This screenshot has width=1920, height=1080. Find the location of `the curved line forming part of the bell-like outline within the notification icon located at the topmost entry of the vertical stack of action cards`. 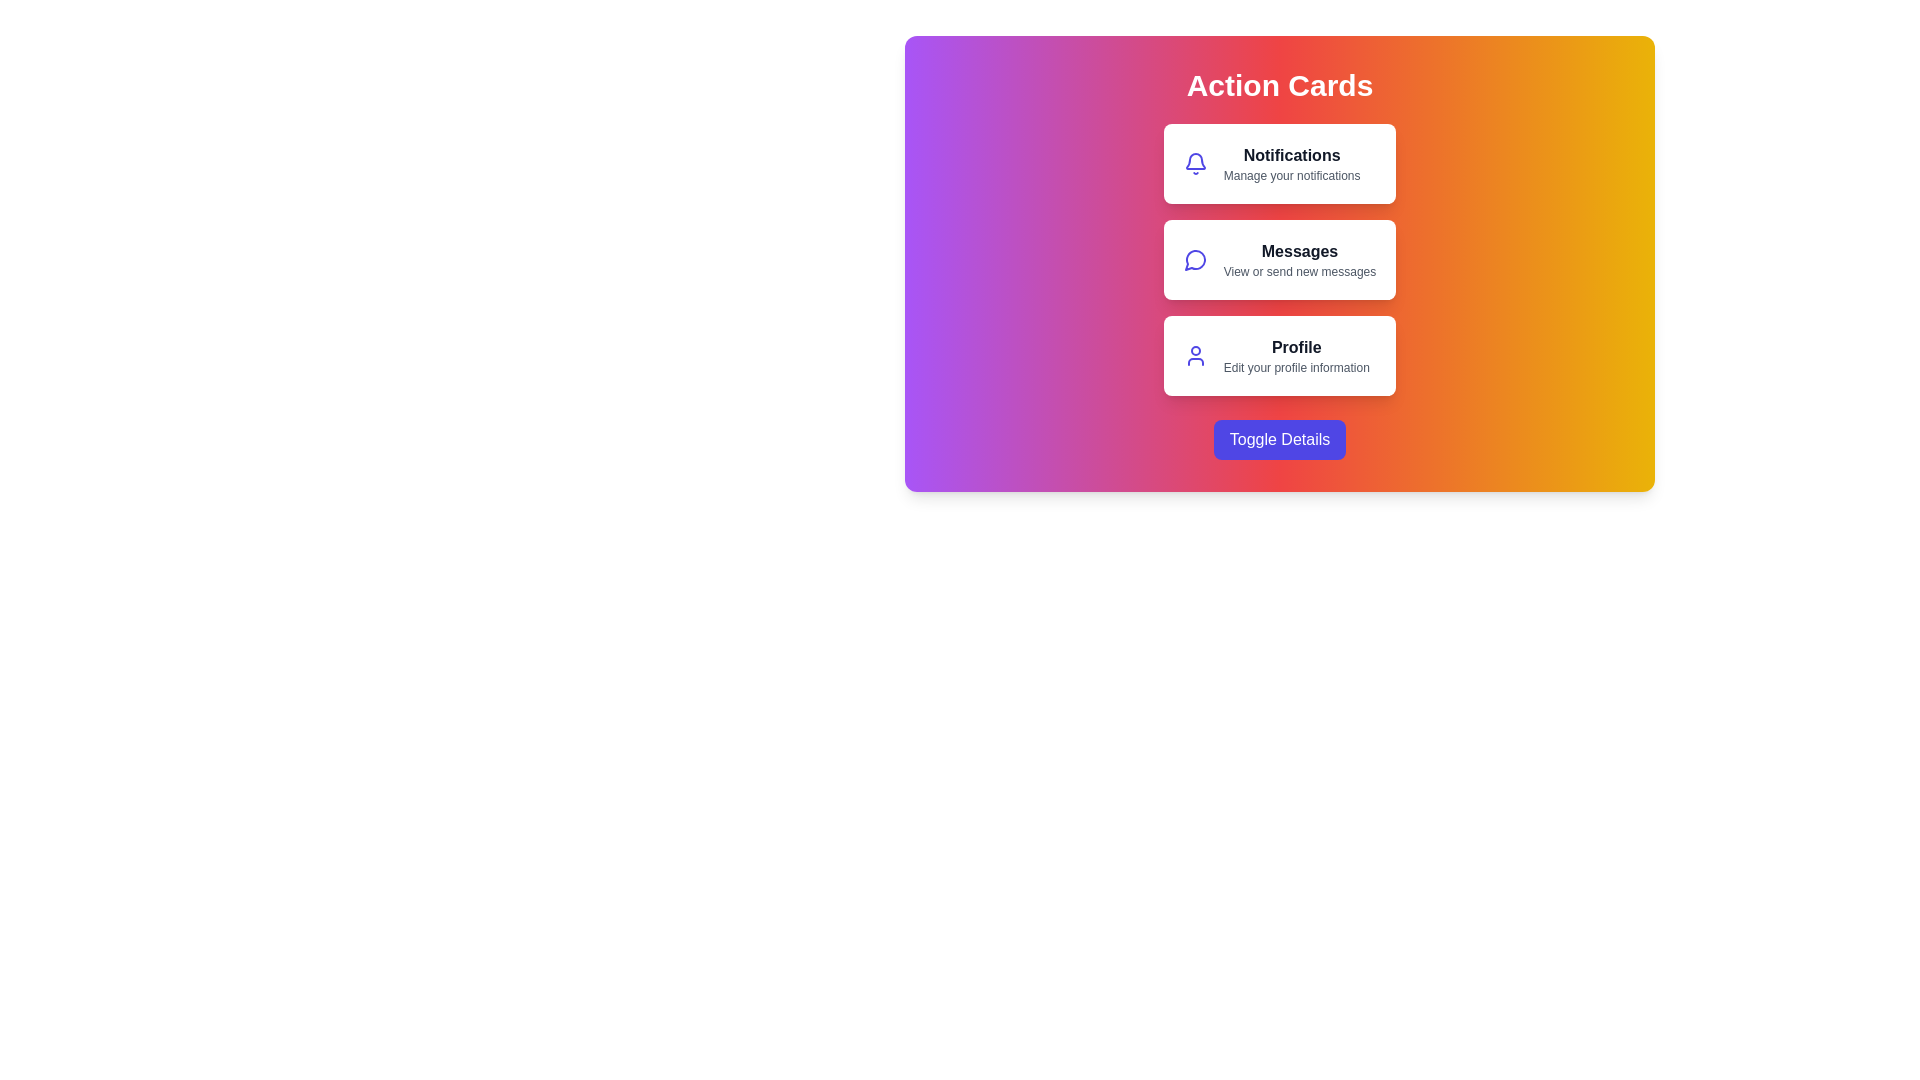

the curved line forming part of the bell-like outline within the notification icon located at the topmost entry of the vertical stack of action cards is located at coordinates (1195, 160).